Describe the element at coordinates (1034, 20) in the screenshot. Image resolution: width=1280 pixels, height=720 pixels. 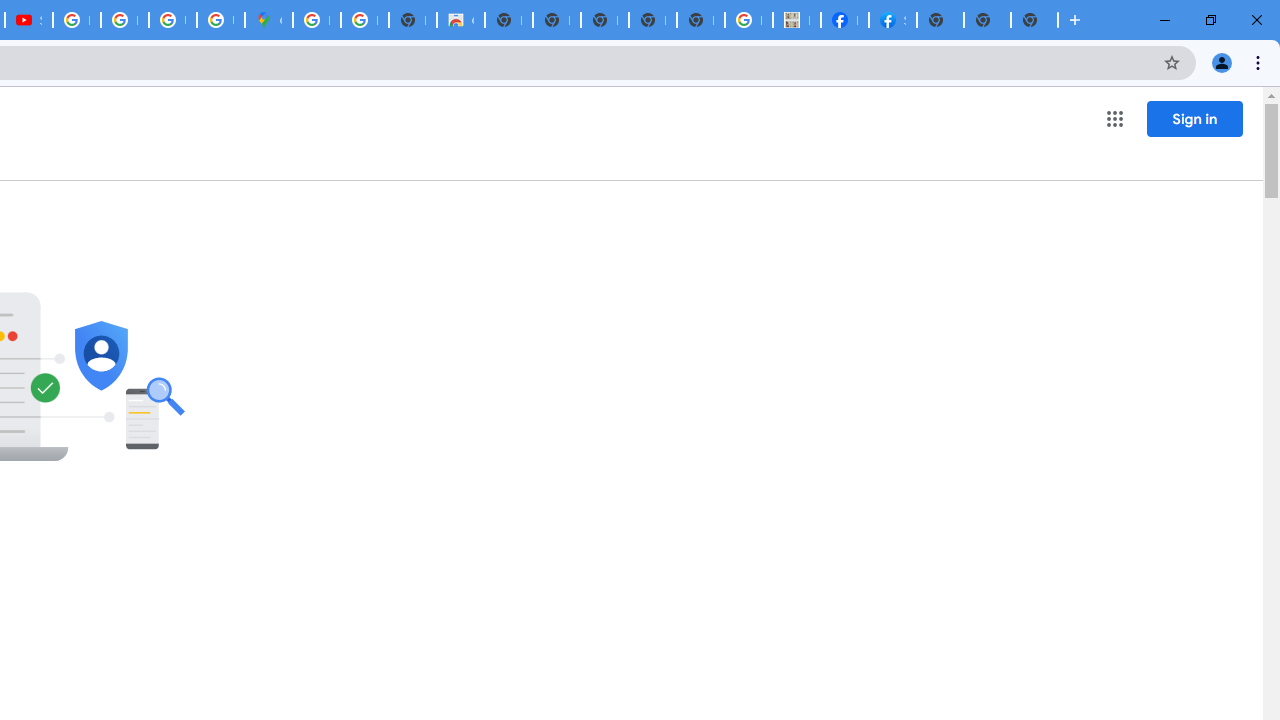
I see `'New Tab'` at that location.